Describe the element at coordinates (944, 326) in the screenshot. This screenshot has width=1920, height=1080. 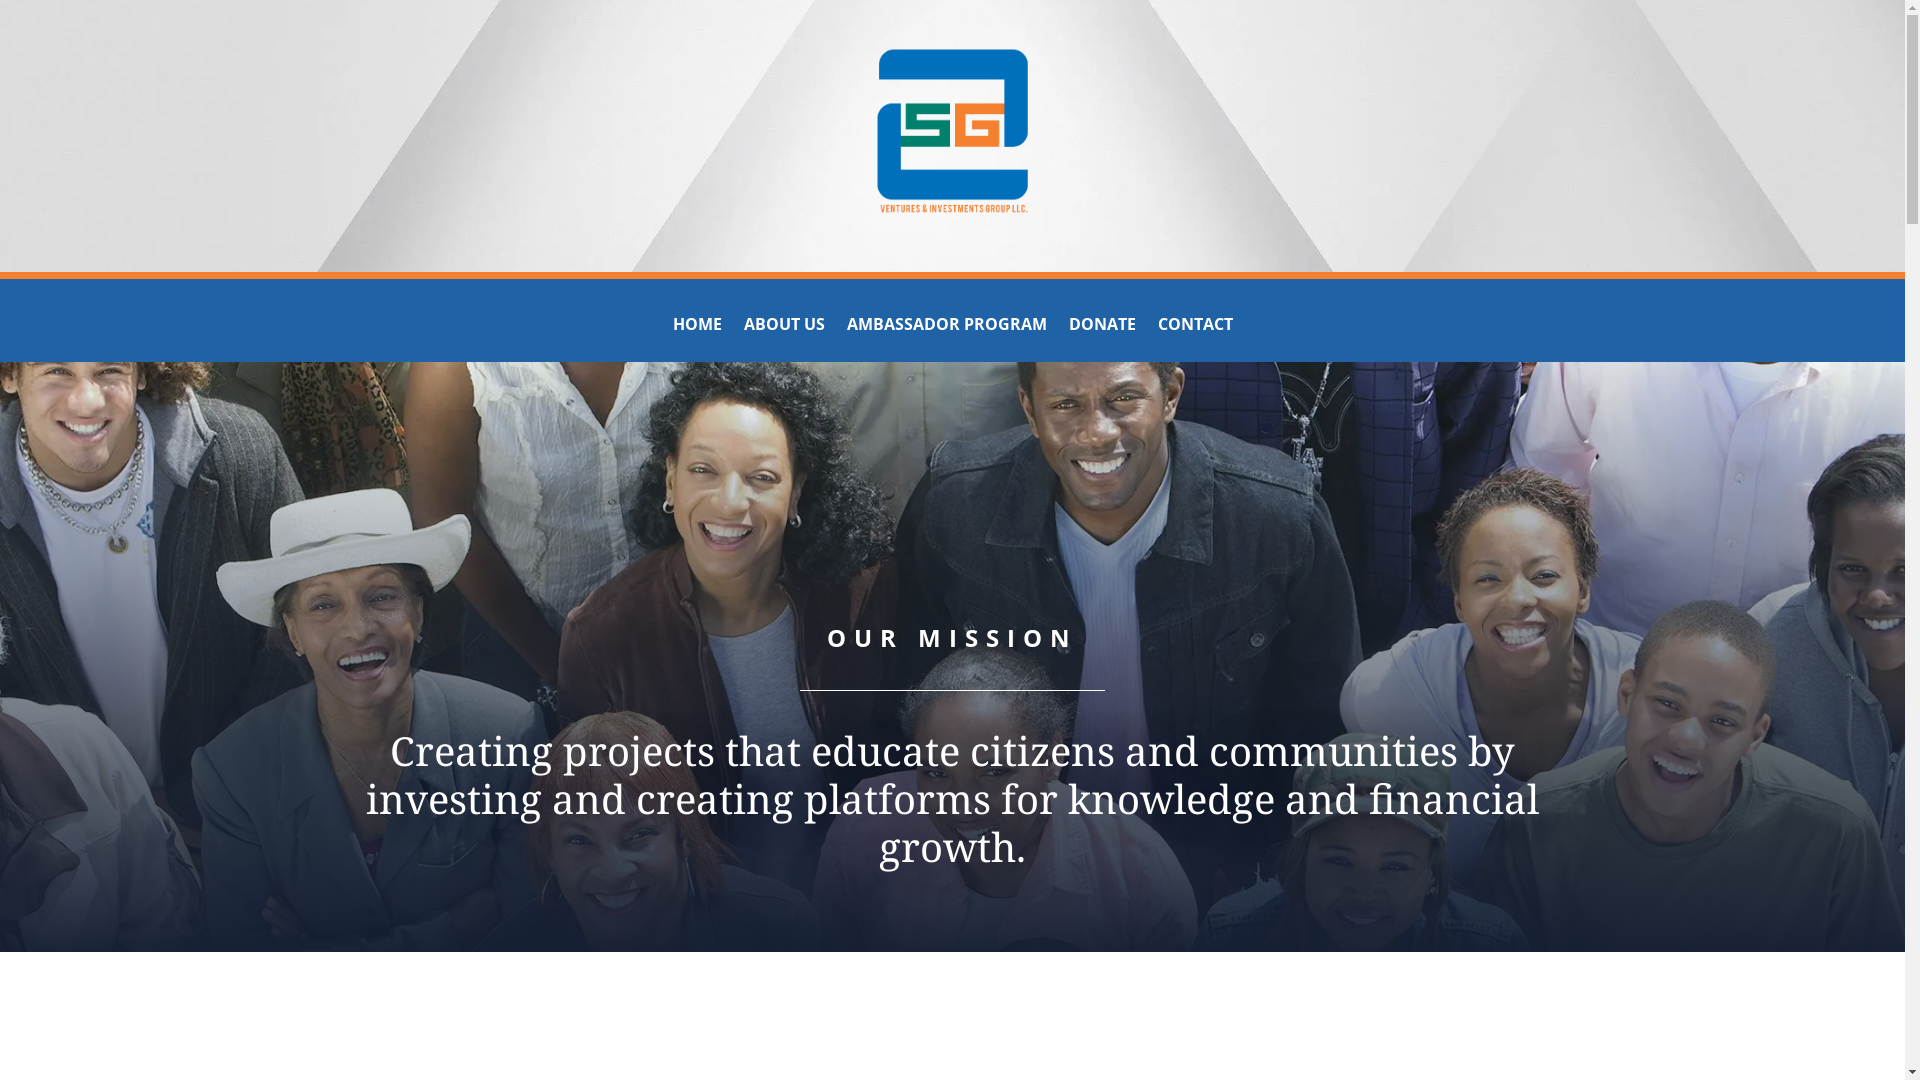
I see `'AMBASSADOR PROGRAM'` at that location.